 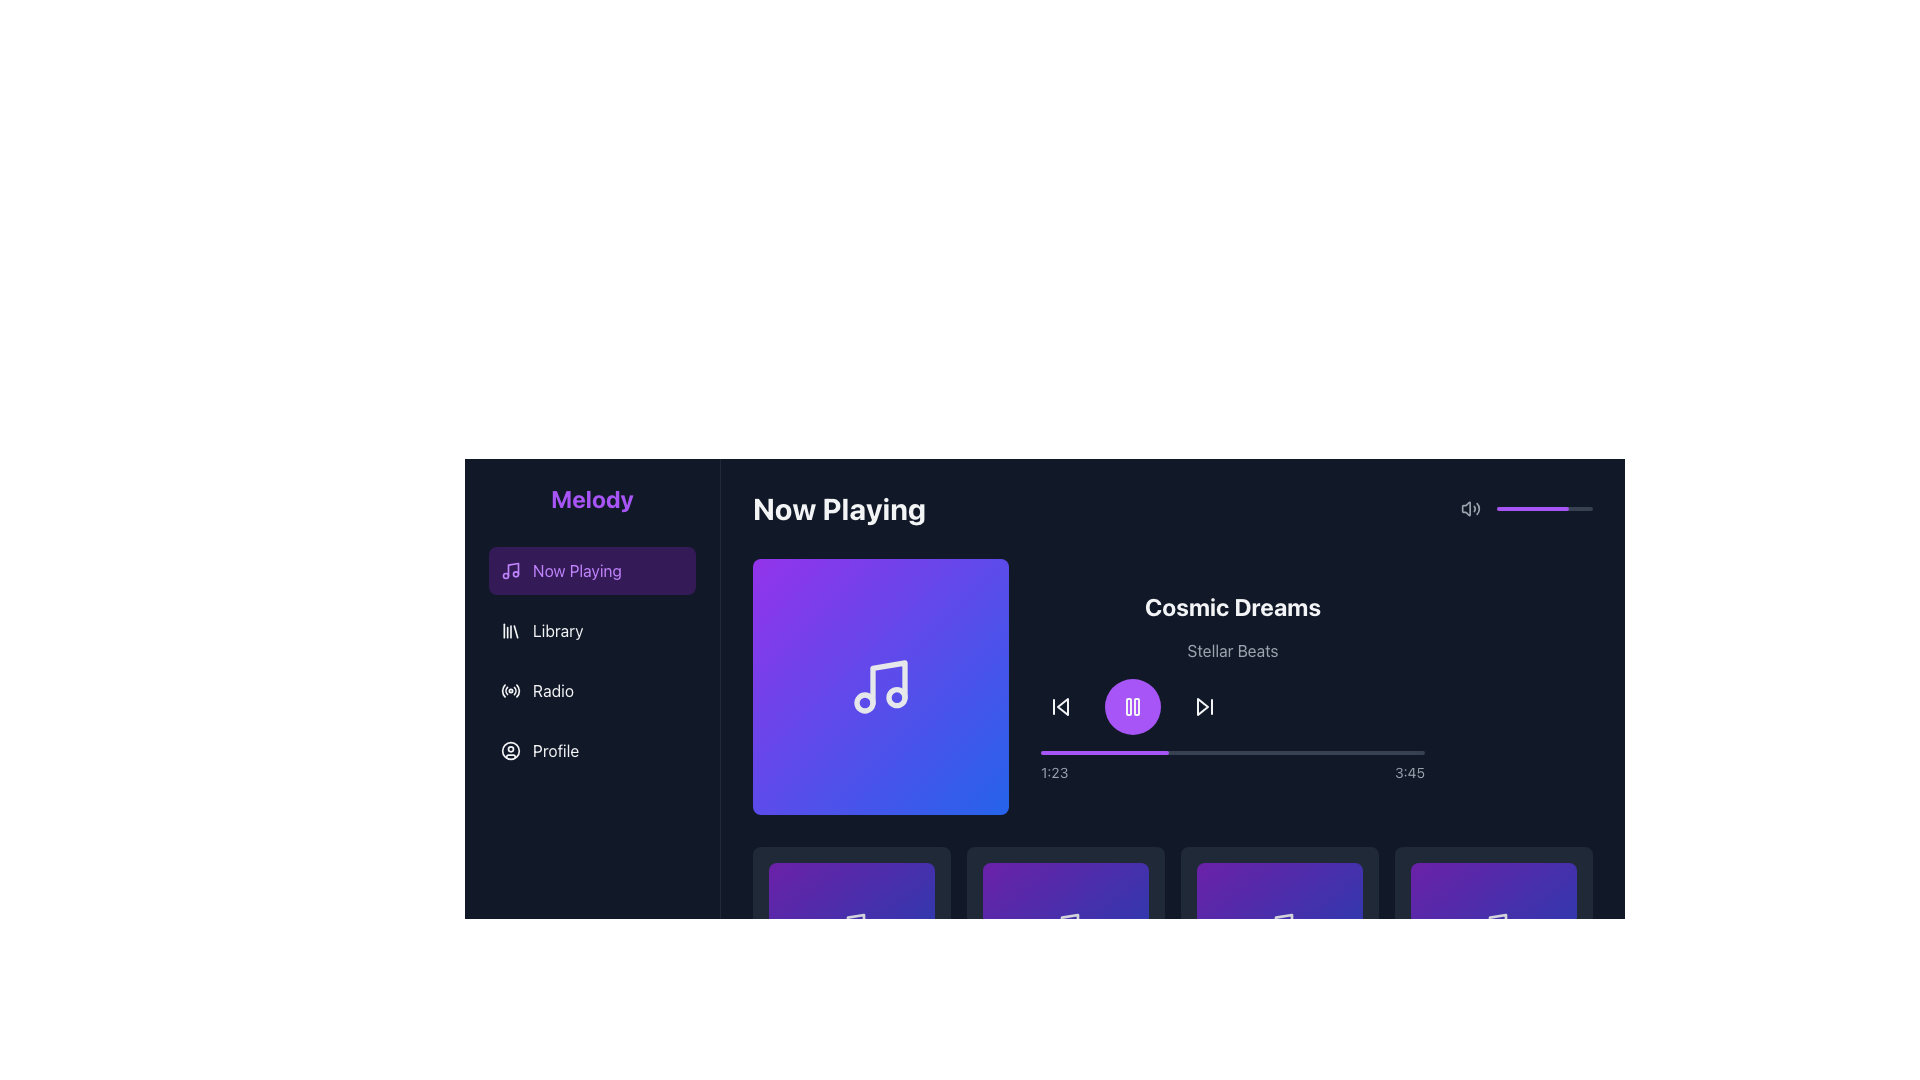 What do you see at coordinates (1064, 926) in the screenshot?
I see `the music content SVG icon located in the center of a purple-to-blue gradient card beneath the 'Now Playing' section, positioned in the second row and fourth column of a grid layout` at bounding box center [1064, 926].